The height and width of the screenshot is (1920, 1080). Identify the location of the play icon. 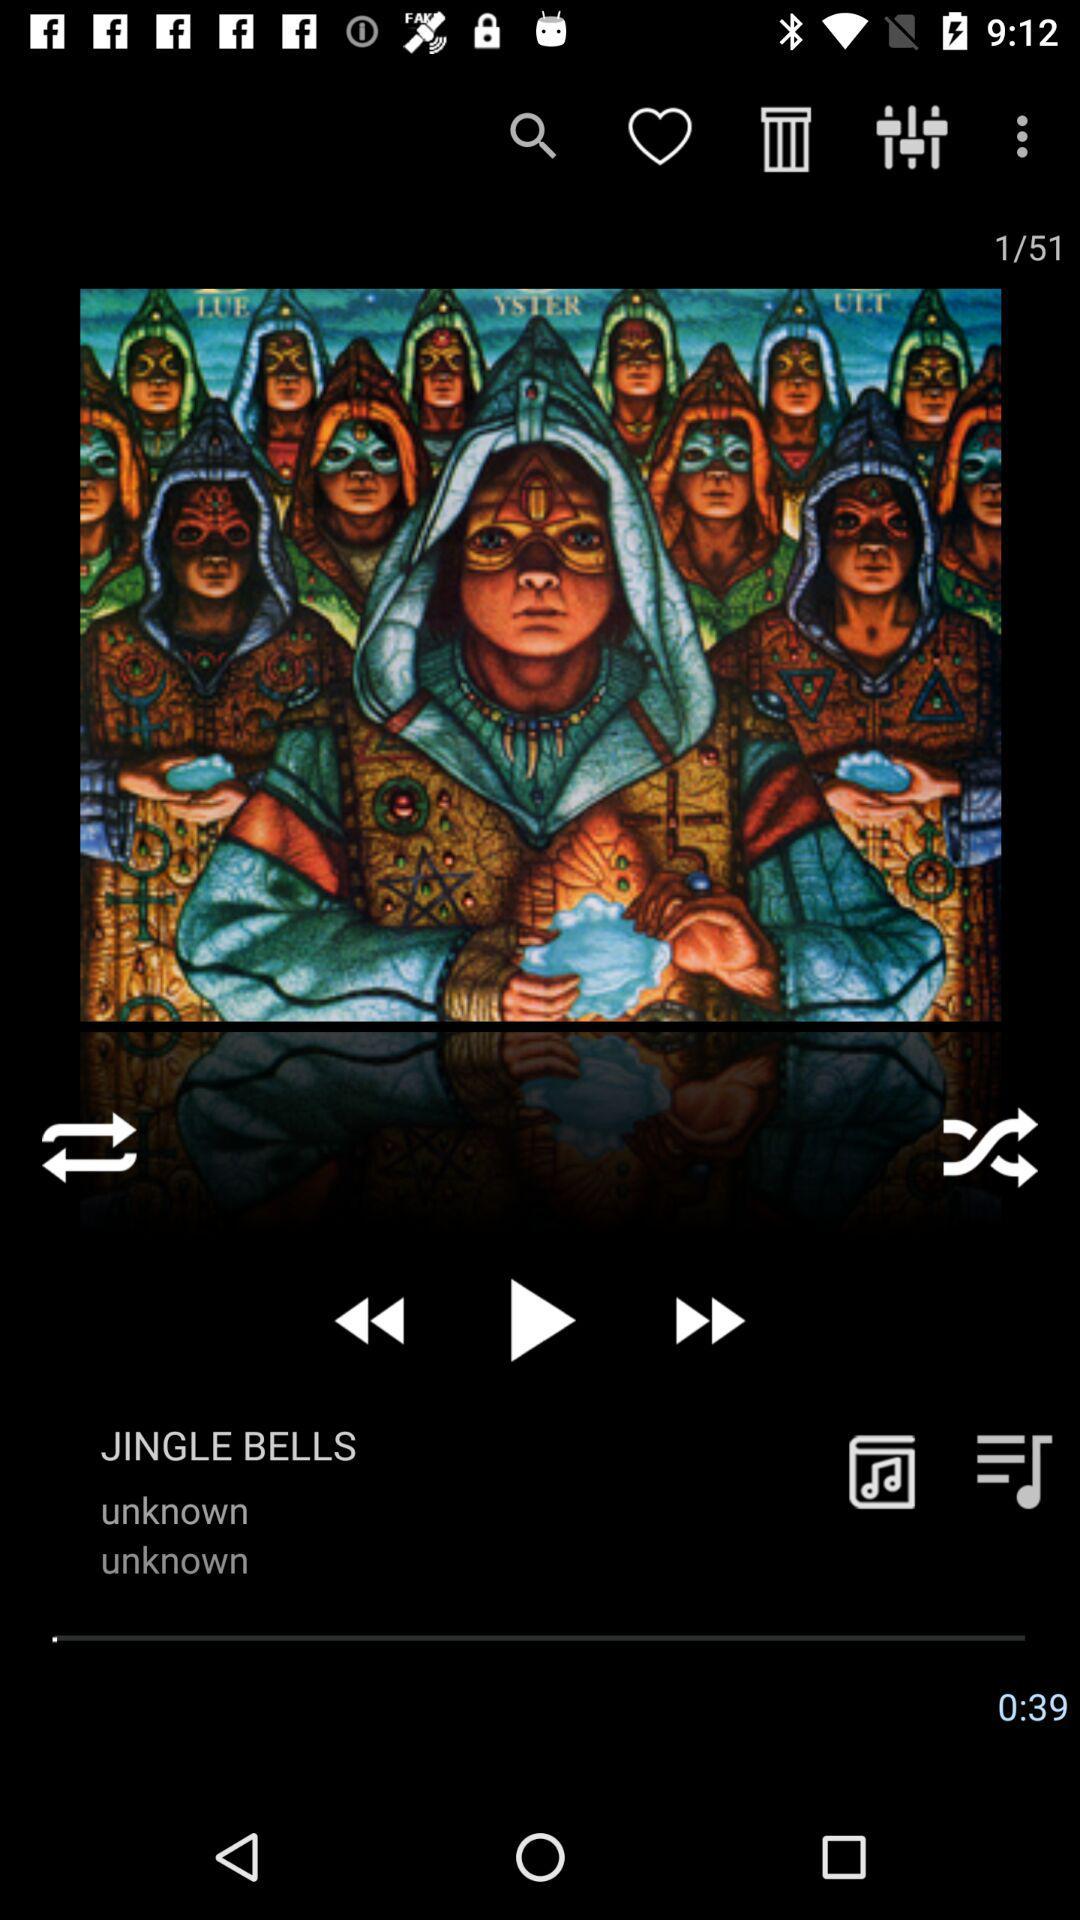
(540, 1320).